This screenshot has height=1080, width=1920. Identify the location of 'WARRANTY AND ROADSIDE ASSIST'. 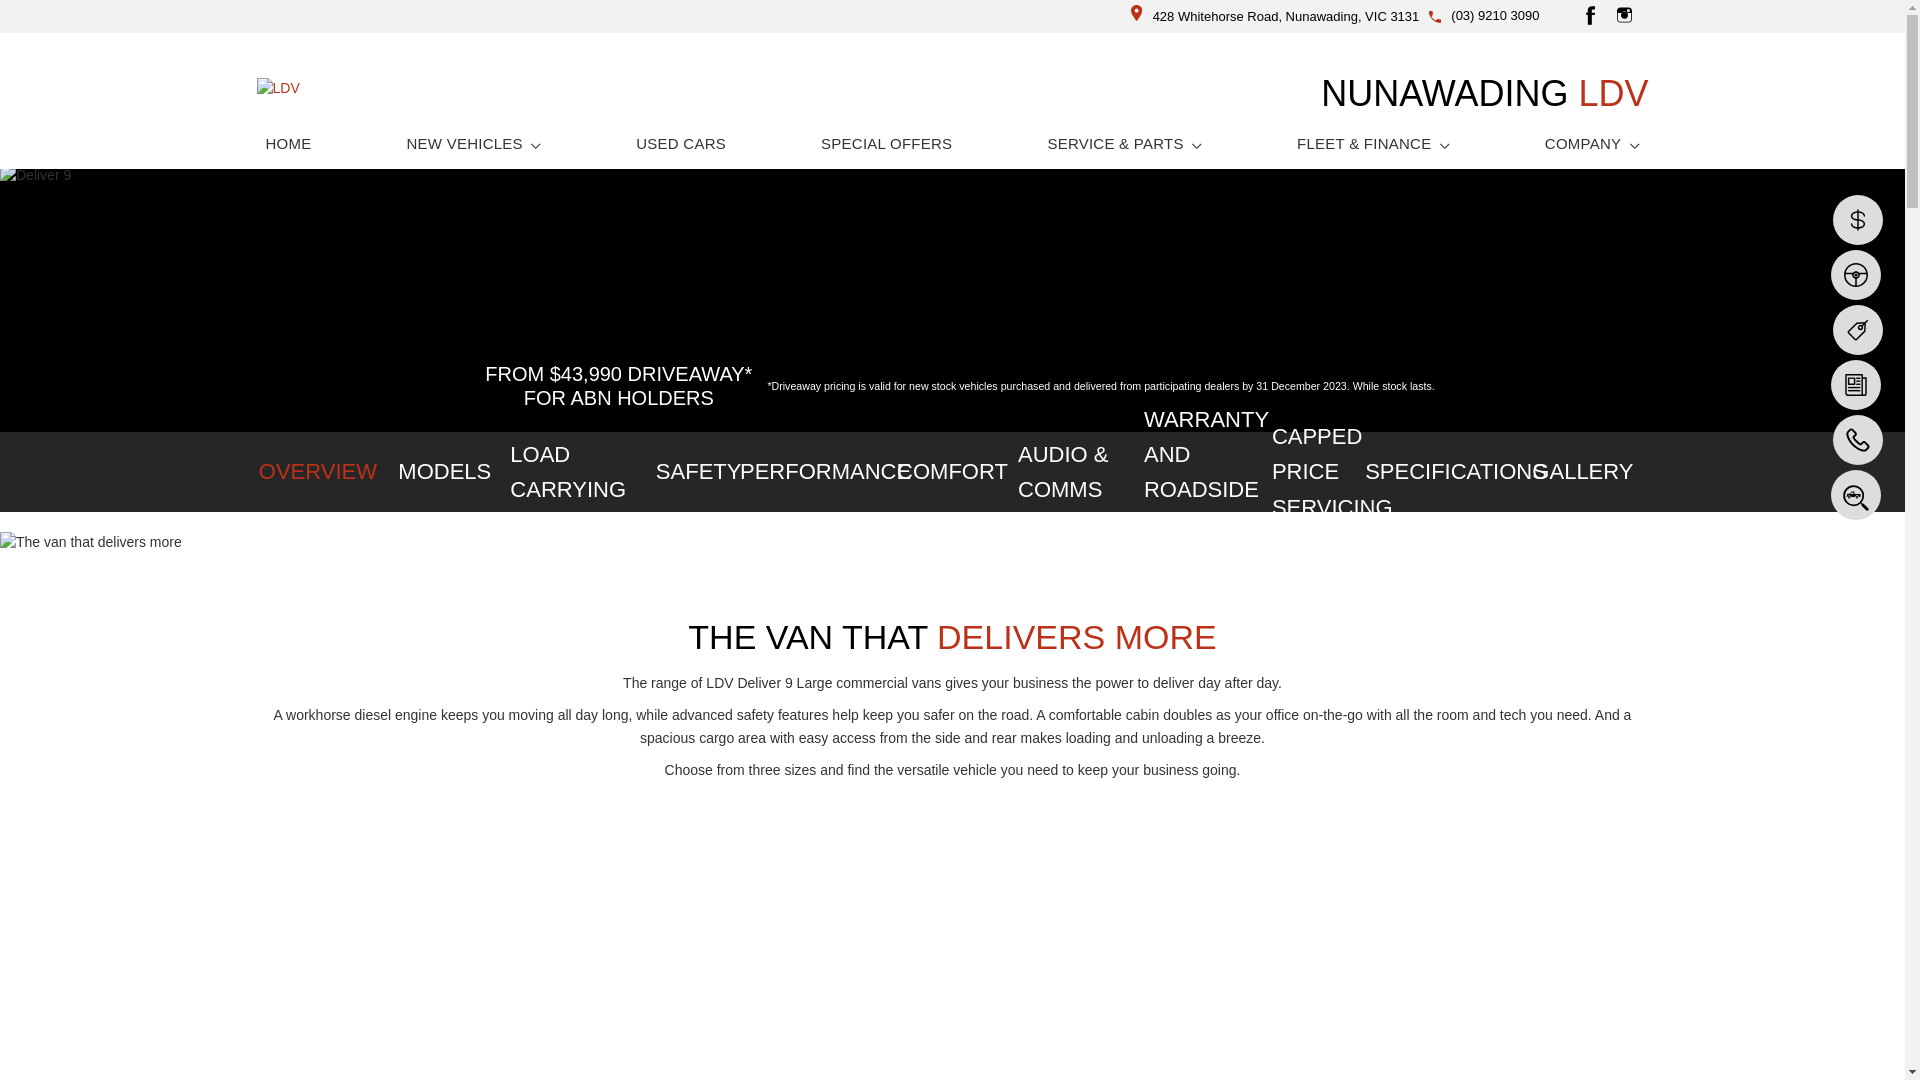
(1205, 471).